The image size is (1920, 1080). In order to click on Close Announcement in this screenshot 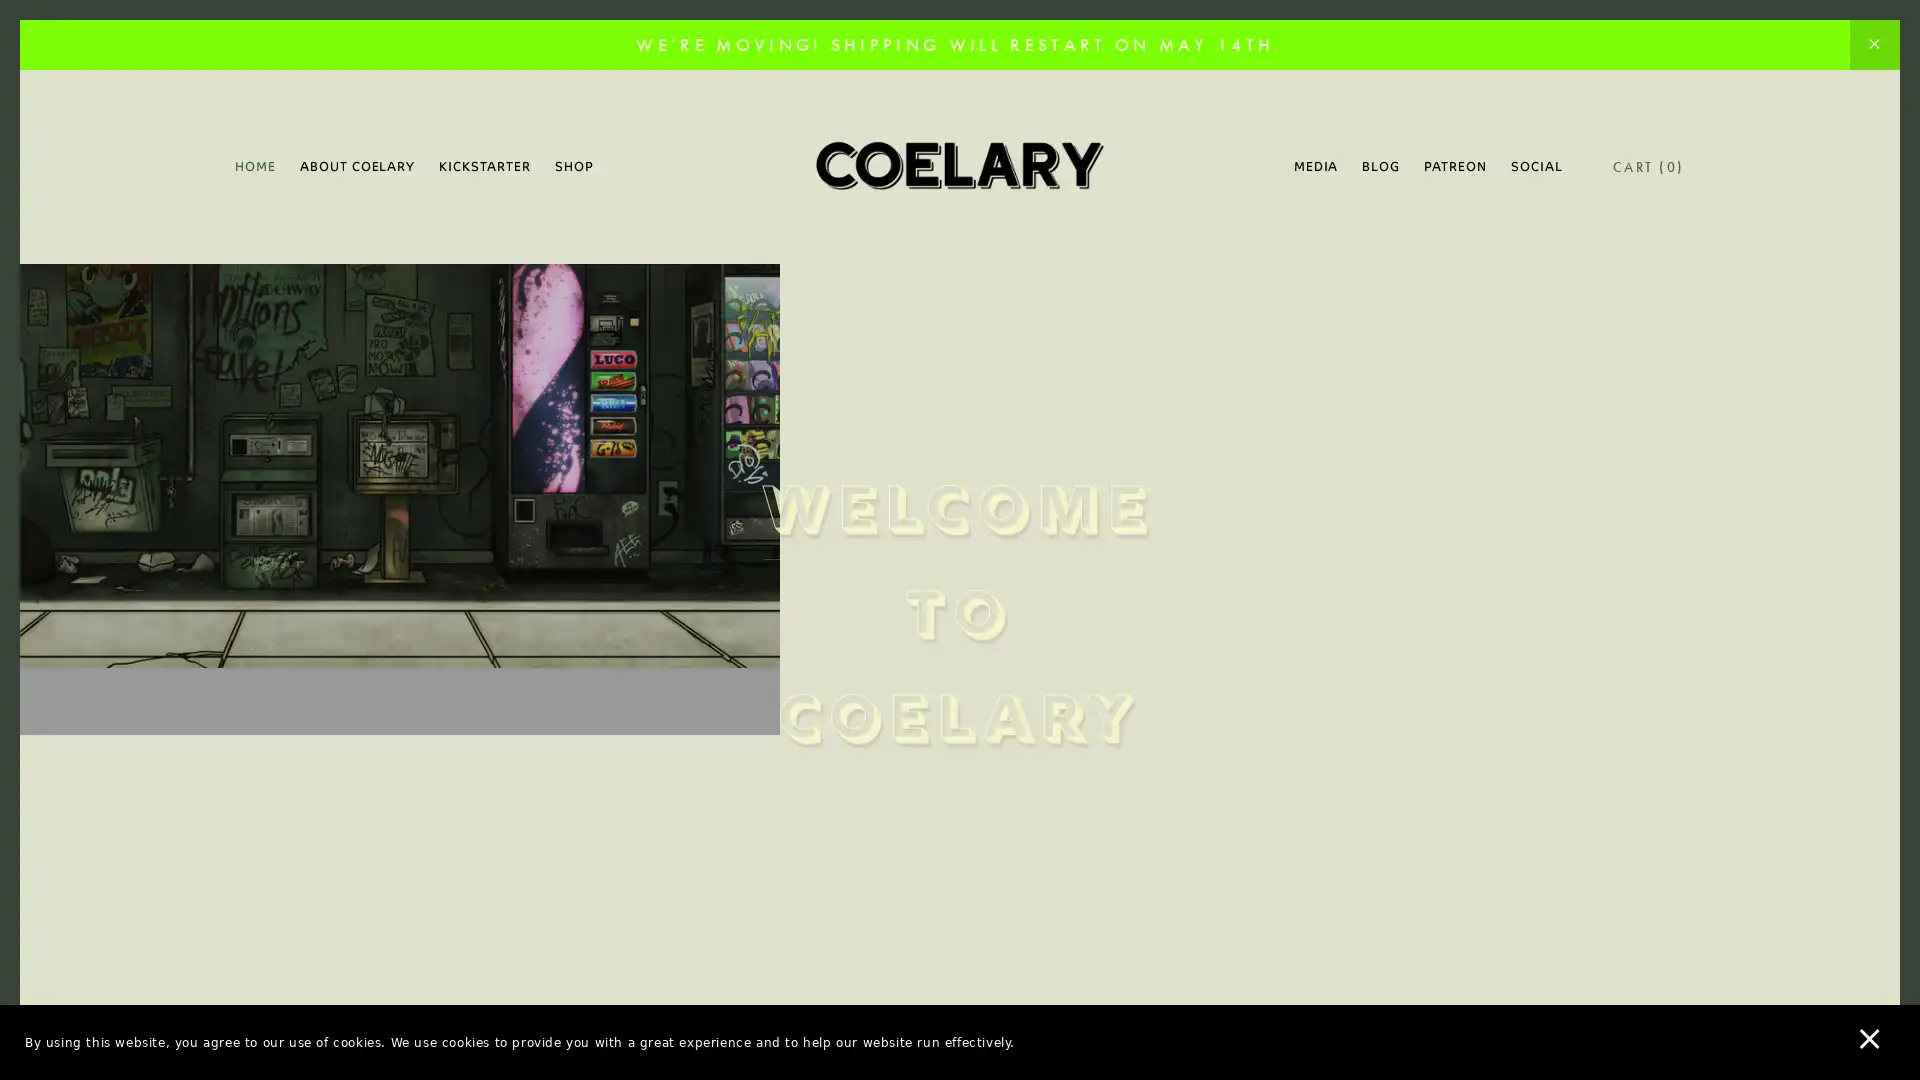, I will do `click(1873, 45)`.